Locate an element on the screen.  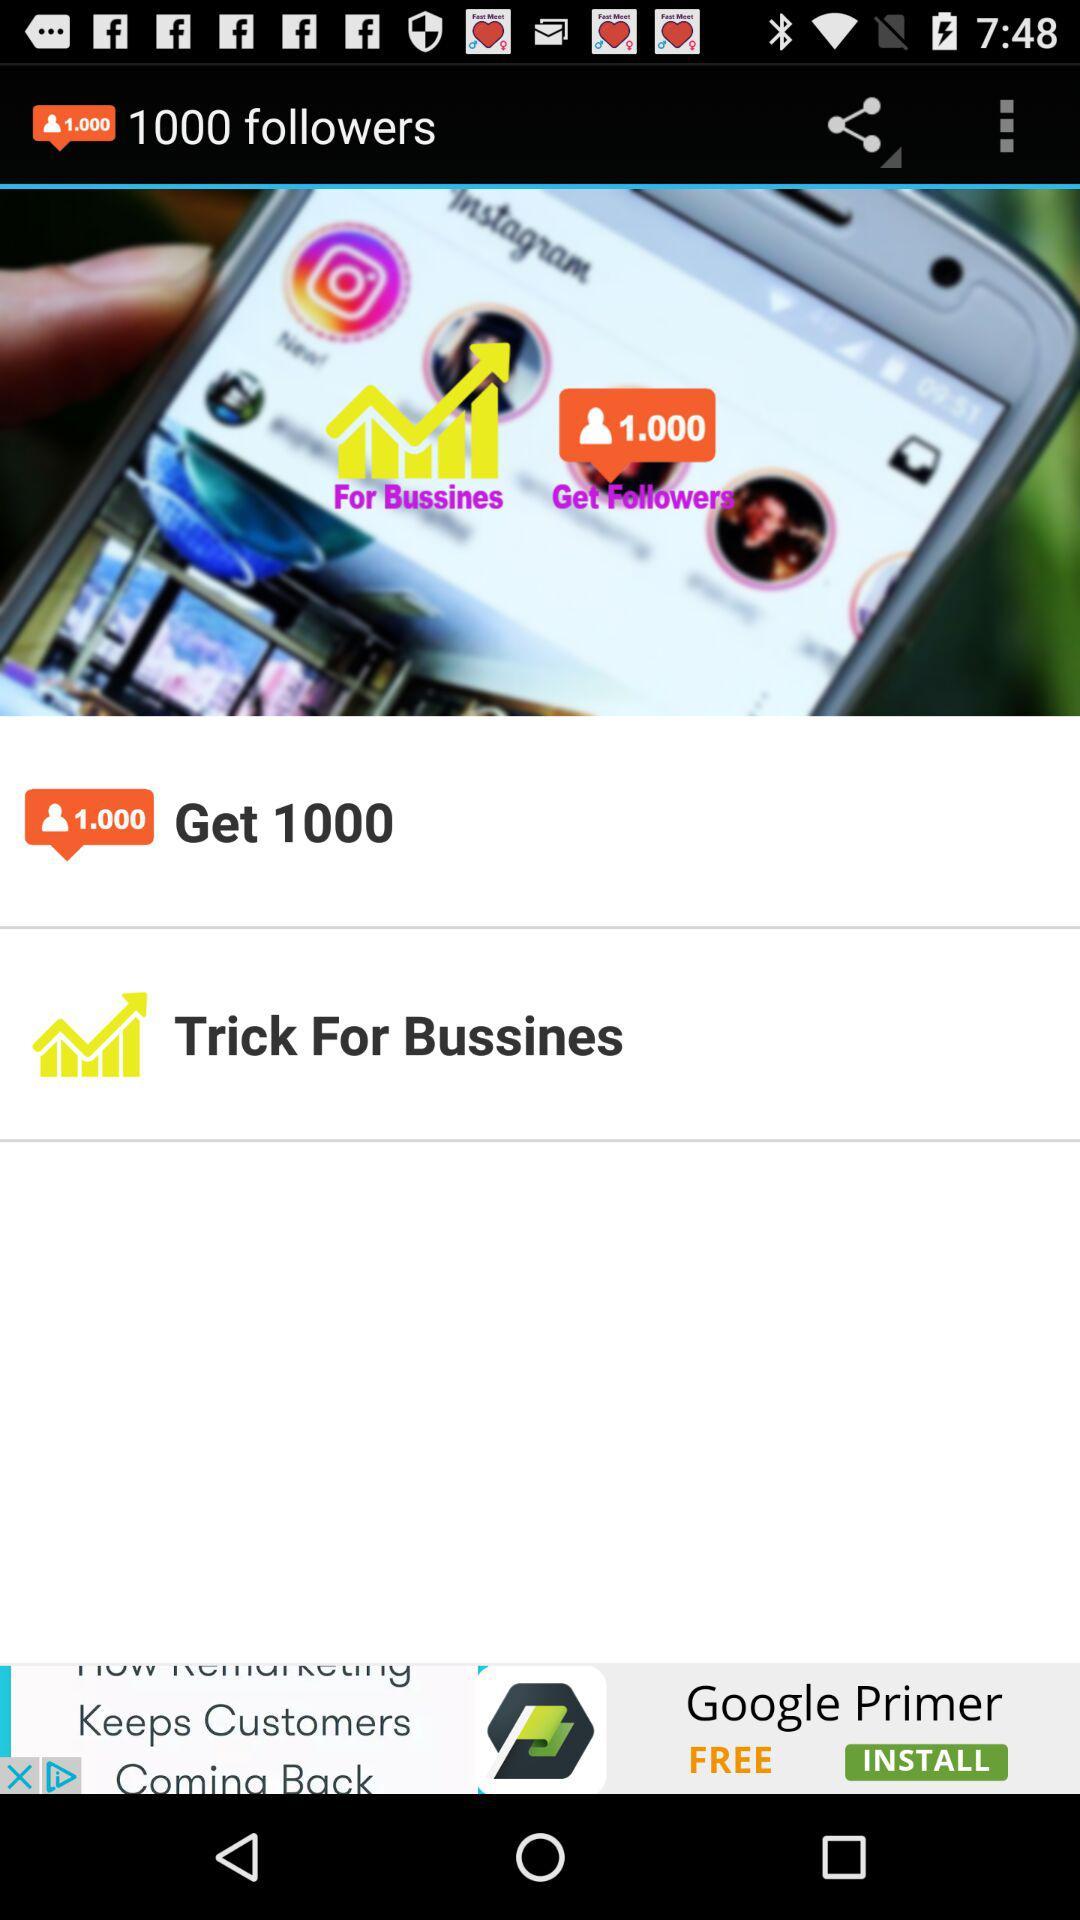
advertisement is located at coordinates (540, 1727).